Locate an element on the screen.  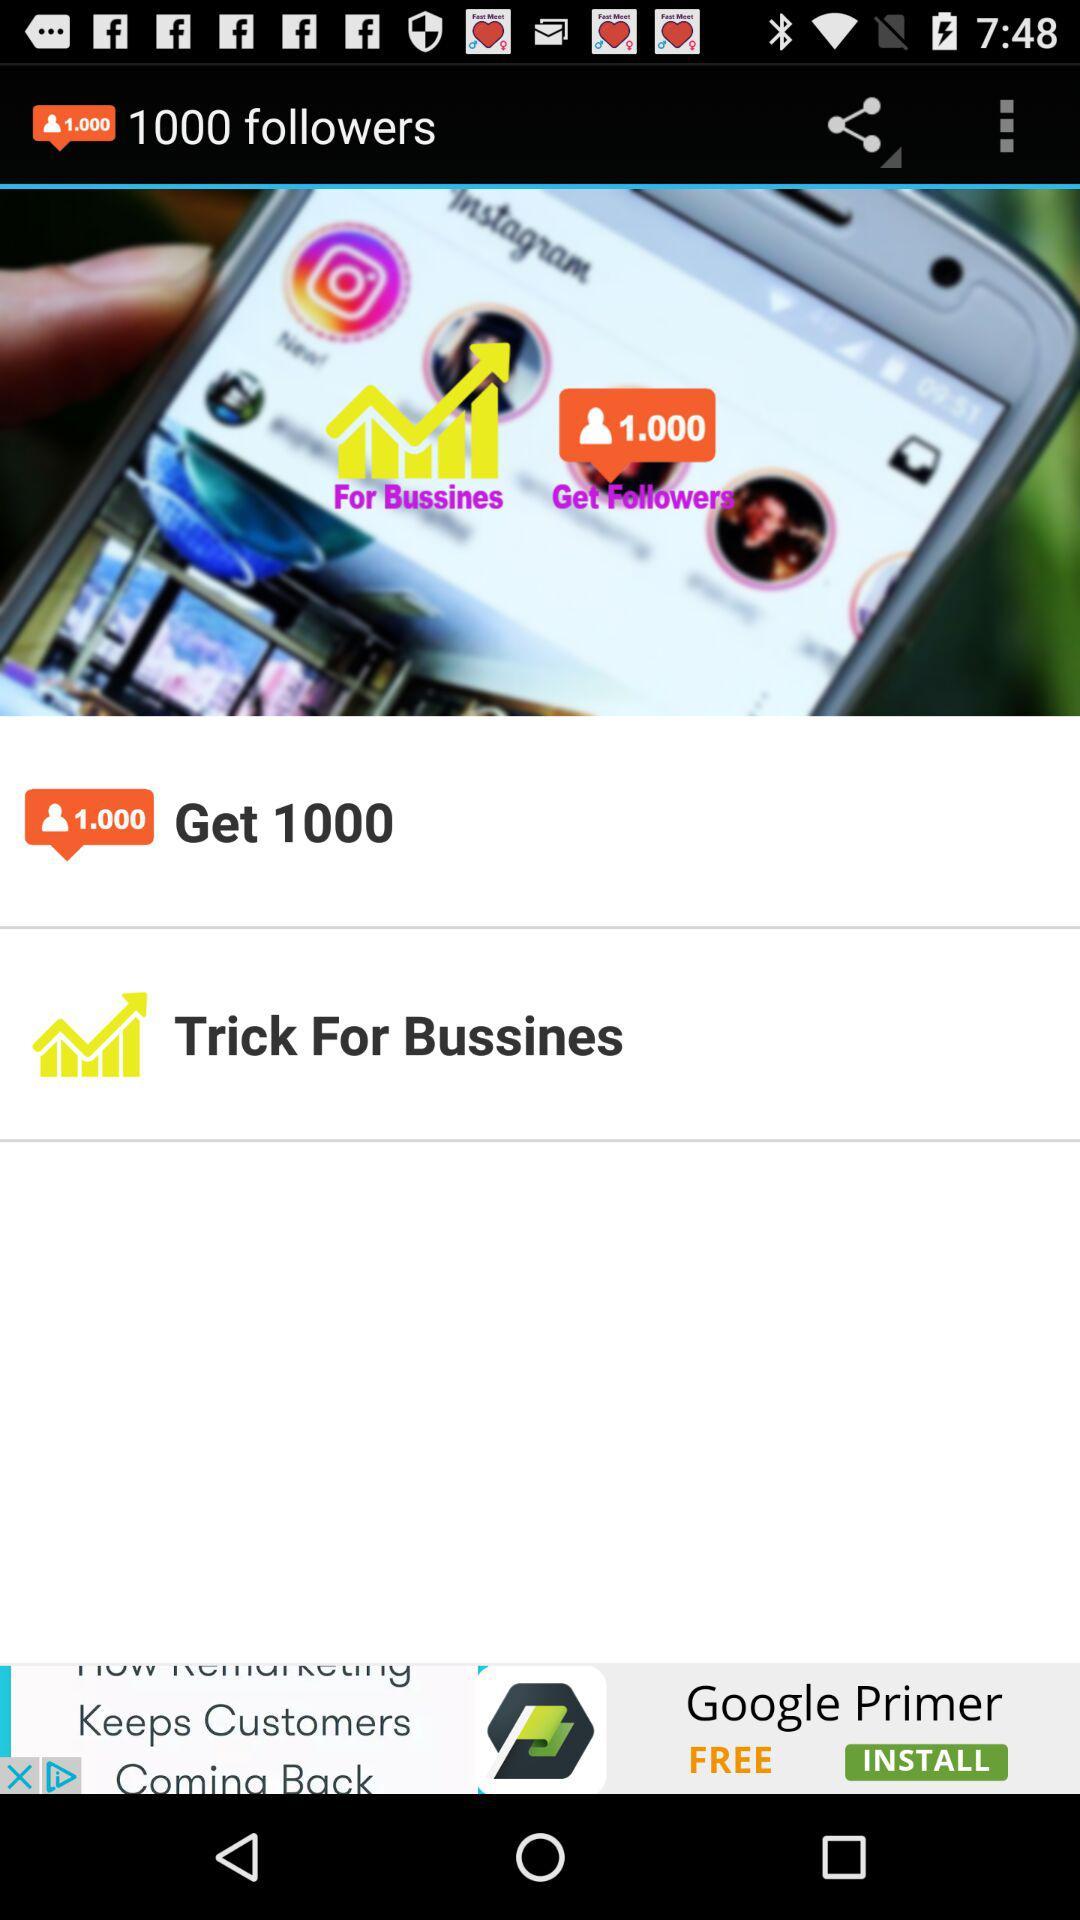
advertisement is located at coordinates (540, 1727).